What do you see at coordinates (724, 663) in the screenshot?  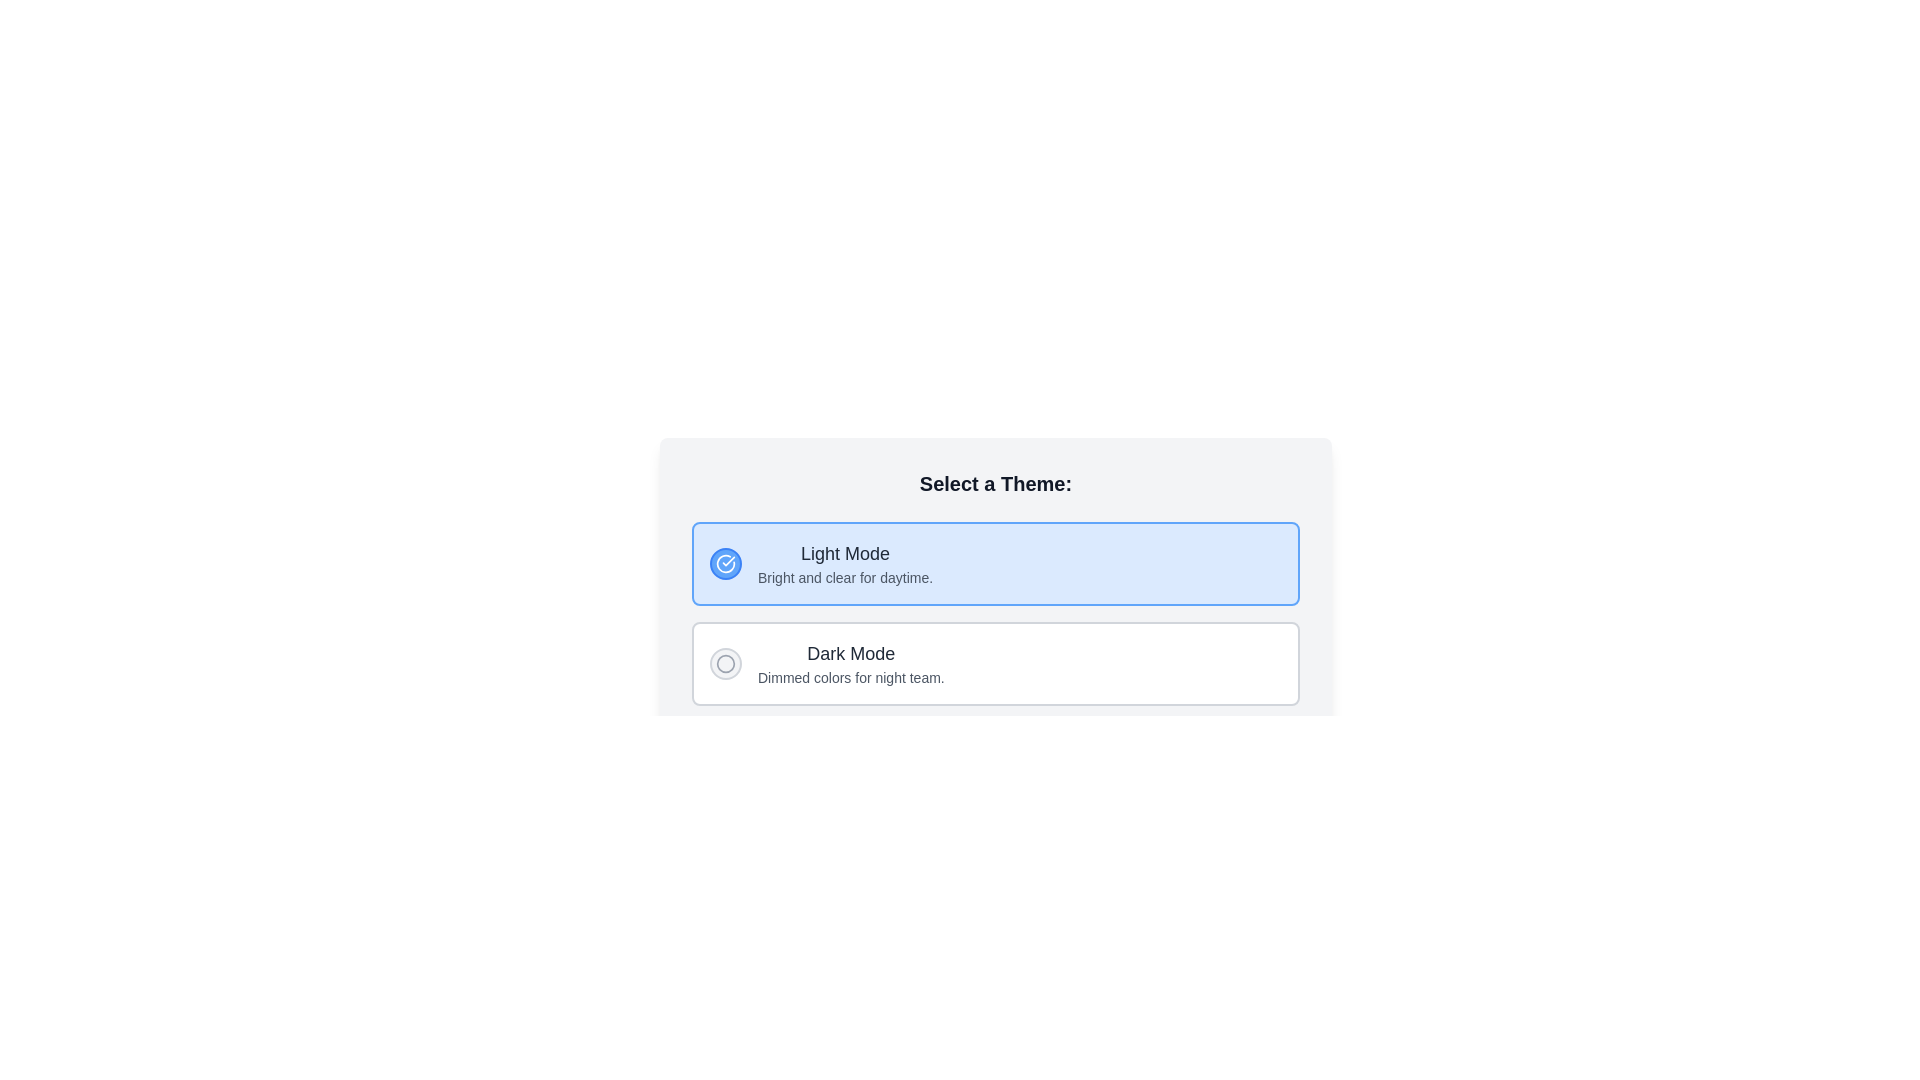 I see `the circular button for the 'Dark Mode' option located in the bottom panel` at bounding box center [724, 663].